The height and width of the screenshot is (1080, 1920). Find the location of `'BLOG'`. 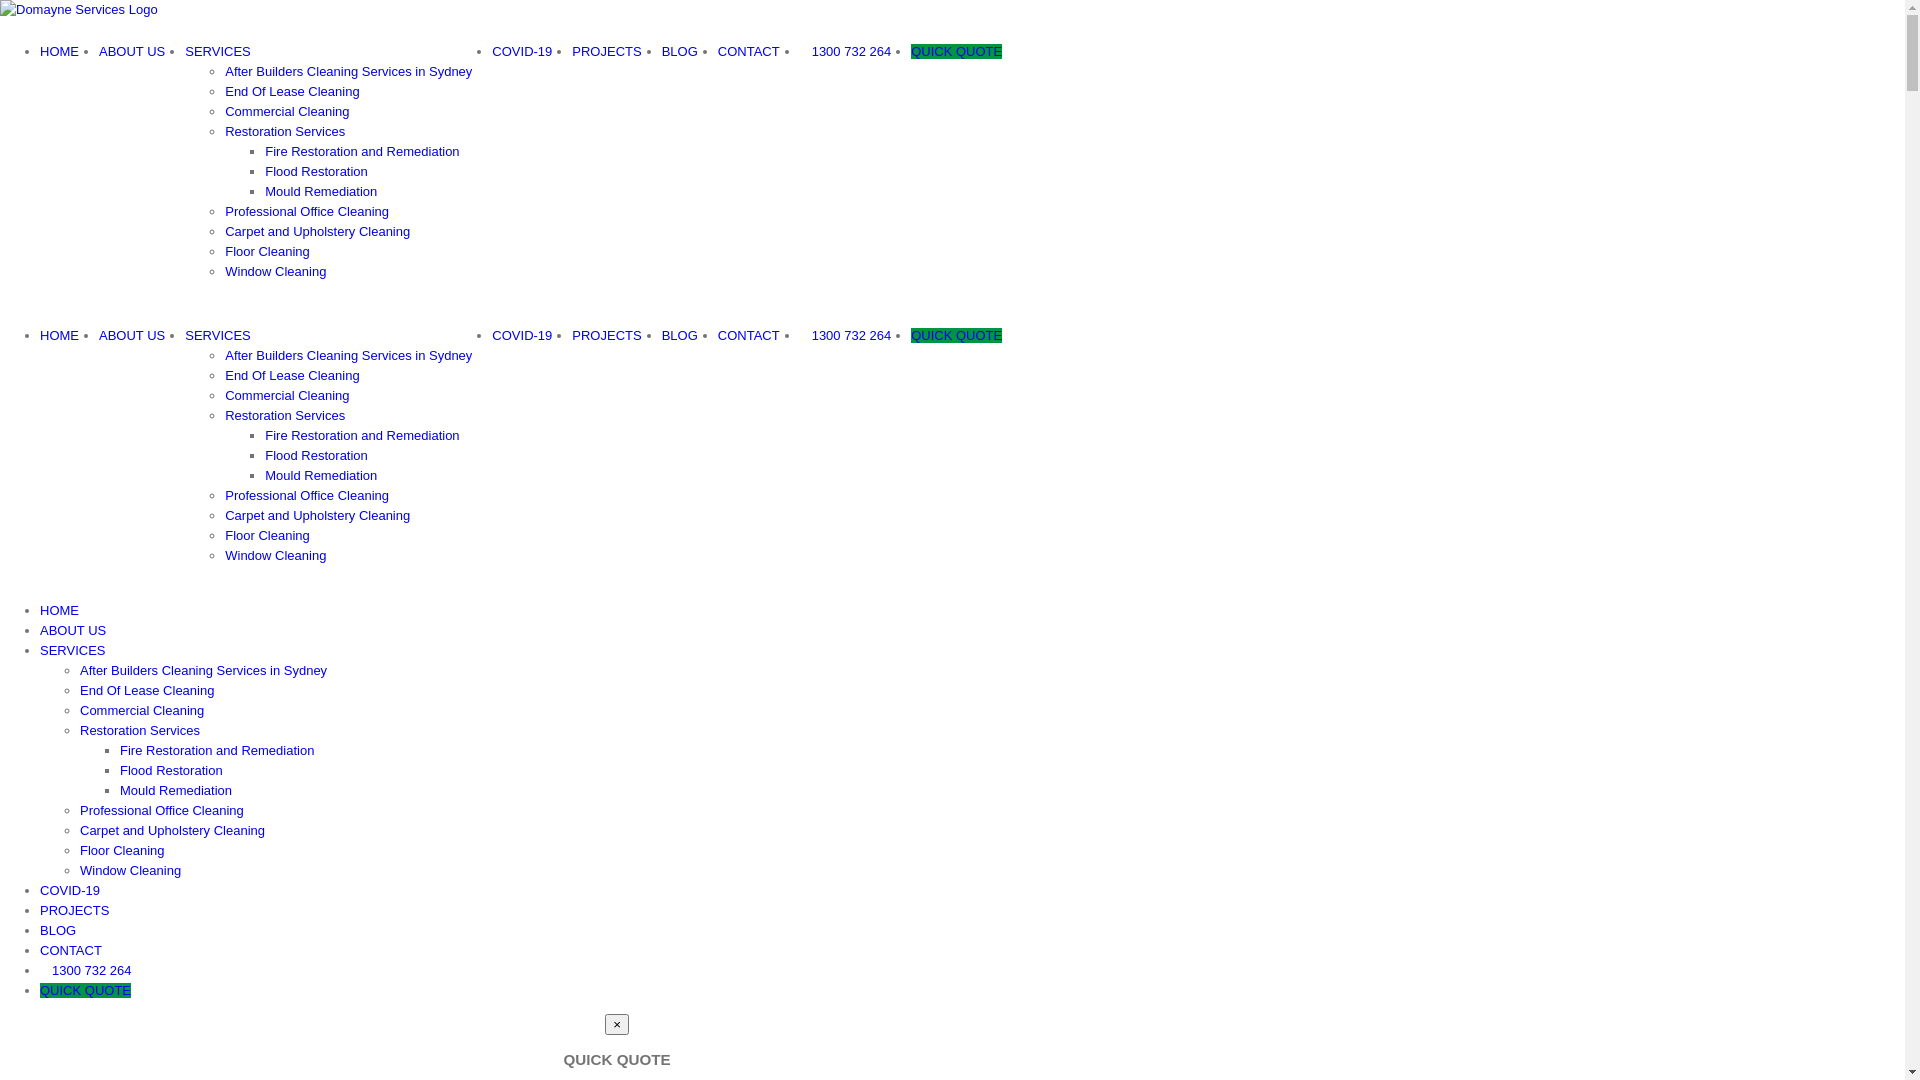

'BLOG' is located at coordinates (680, 334).